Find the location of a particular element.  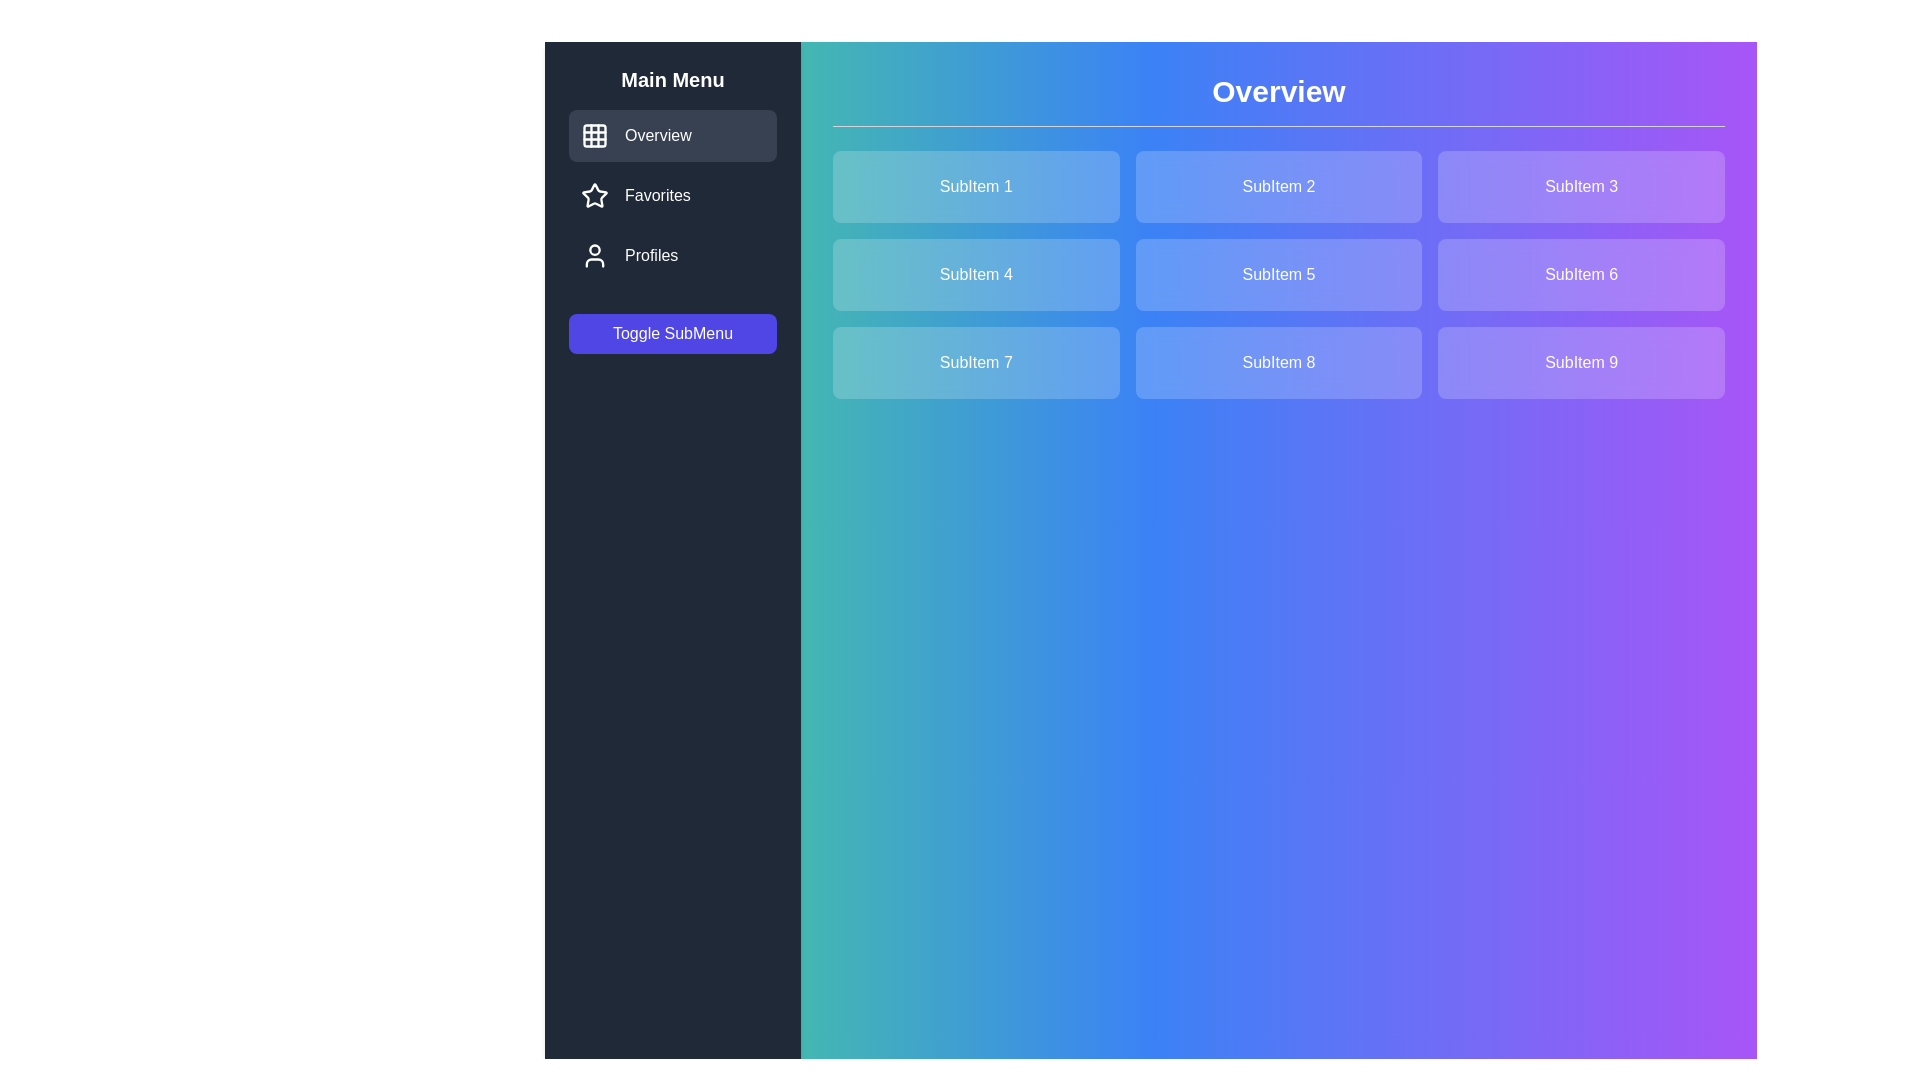

'Toggle SubMenu' button to toggle the visibility of the submenu is located at coordinates (672, 333).